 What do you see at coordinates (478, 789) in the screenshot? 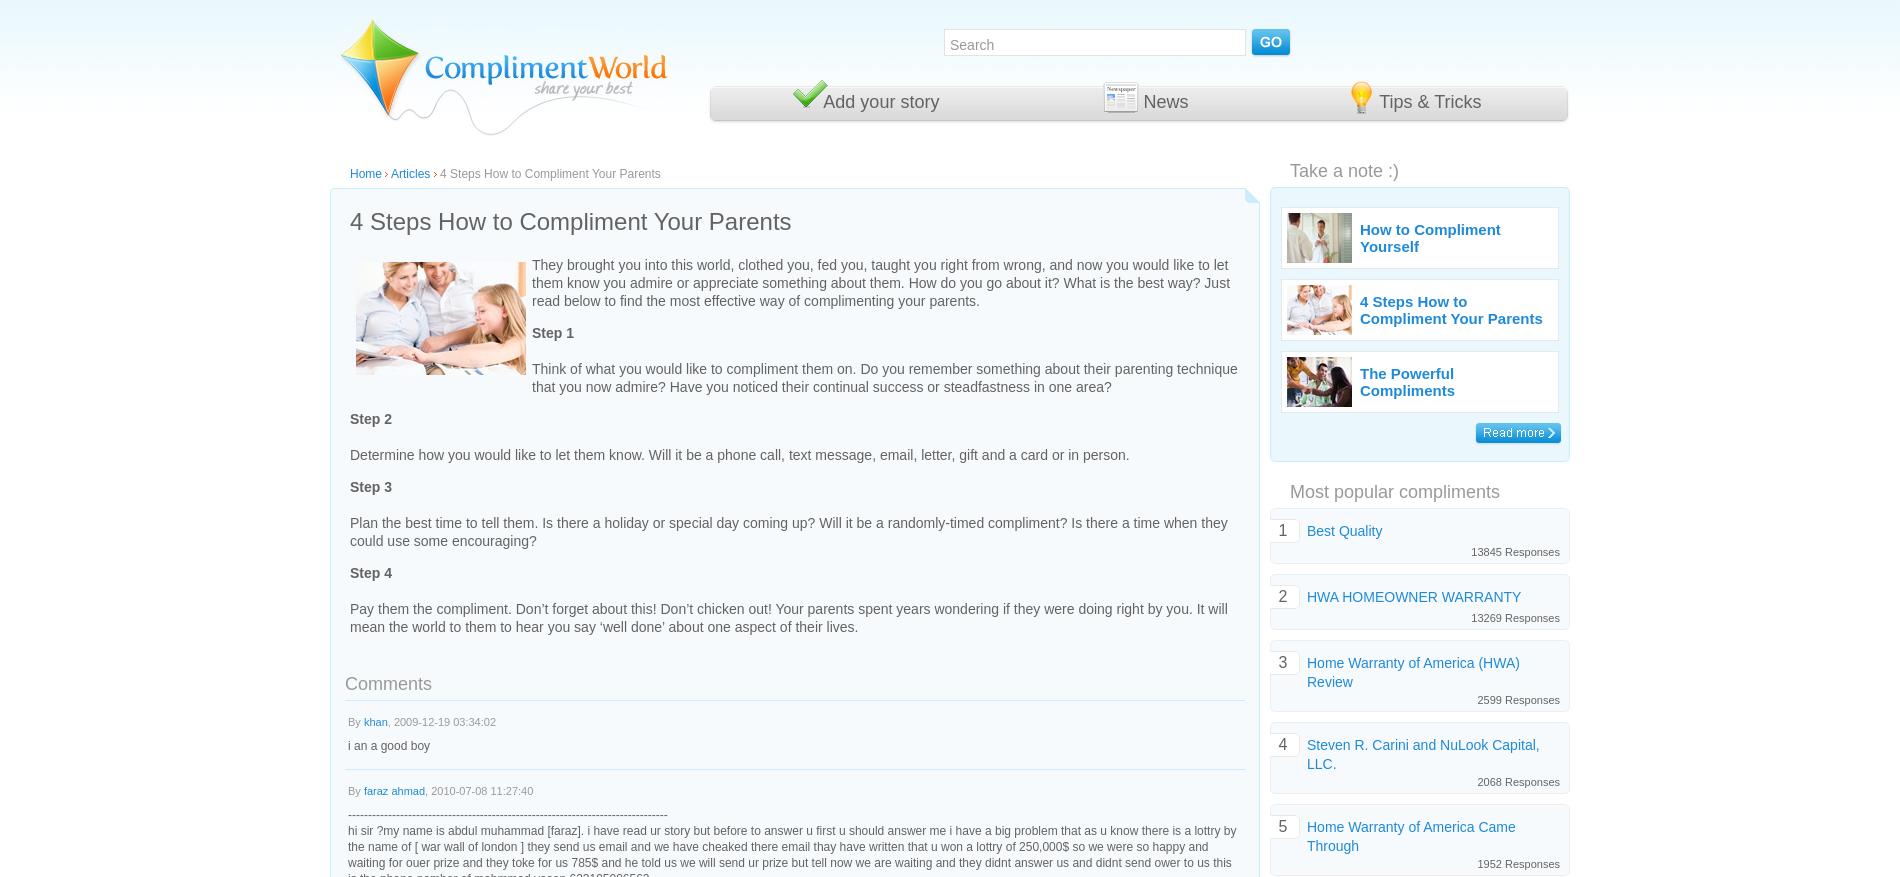
I see `', 2010-07-08 11:27:40'` at bounding box center [478, 789].